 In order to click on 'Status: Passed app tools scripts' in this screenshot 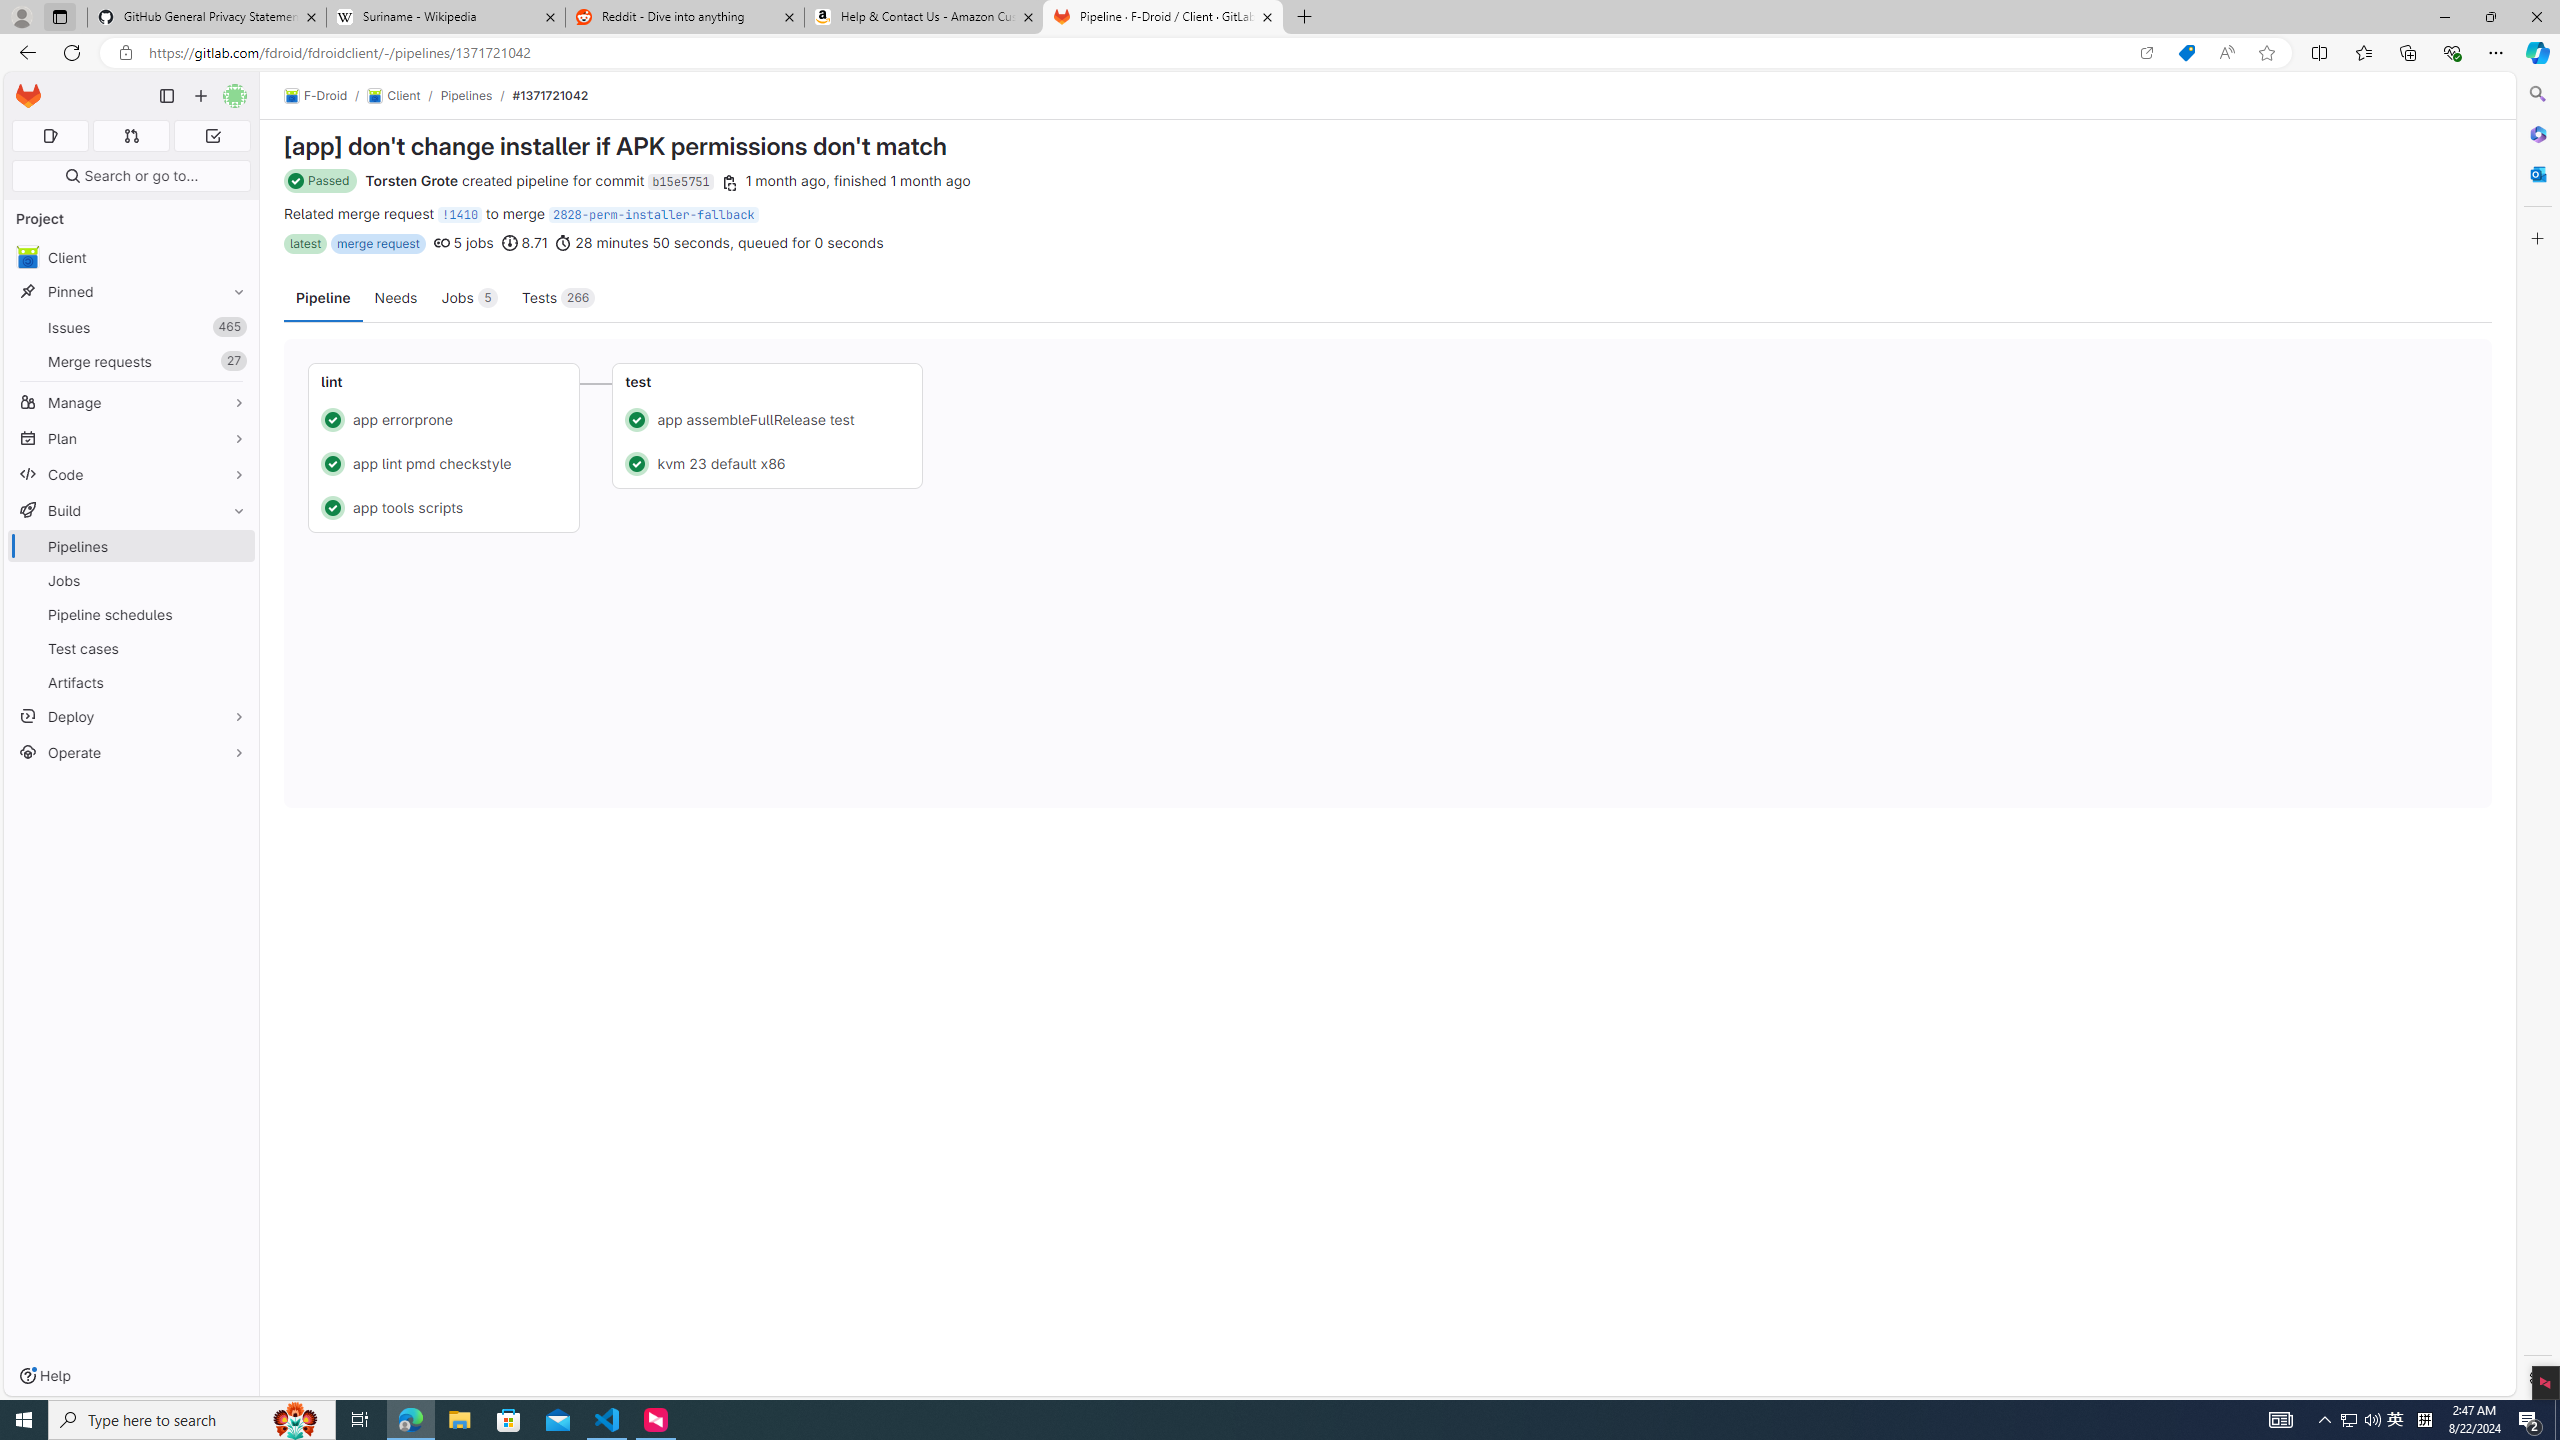, I will do `click(444, 506)`.